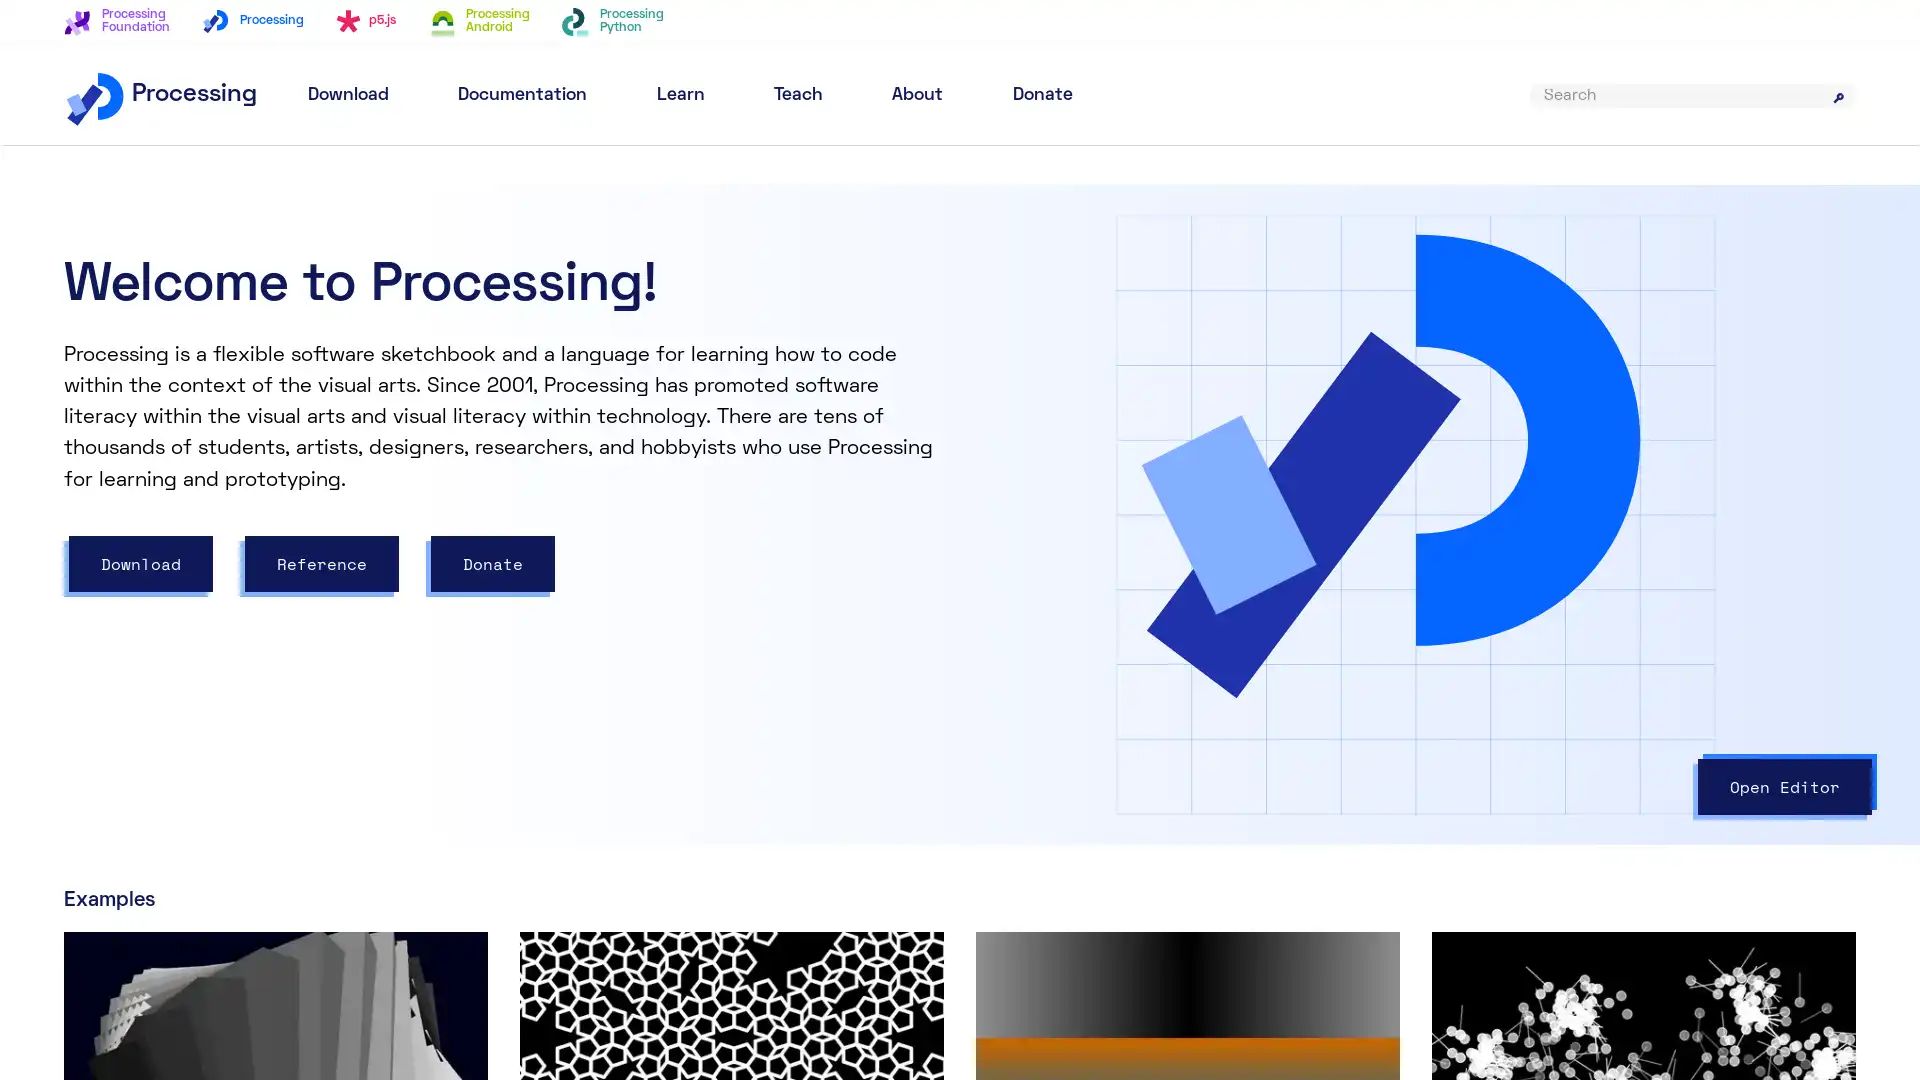 Image resolution: width=1920 pixels, height=1080 pixels. I want to click on bezier, so click(1044, 548).